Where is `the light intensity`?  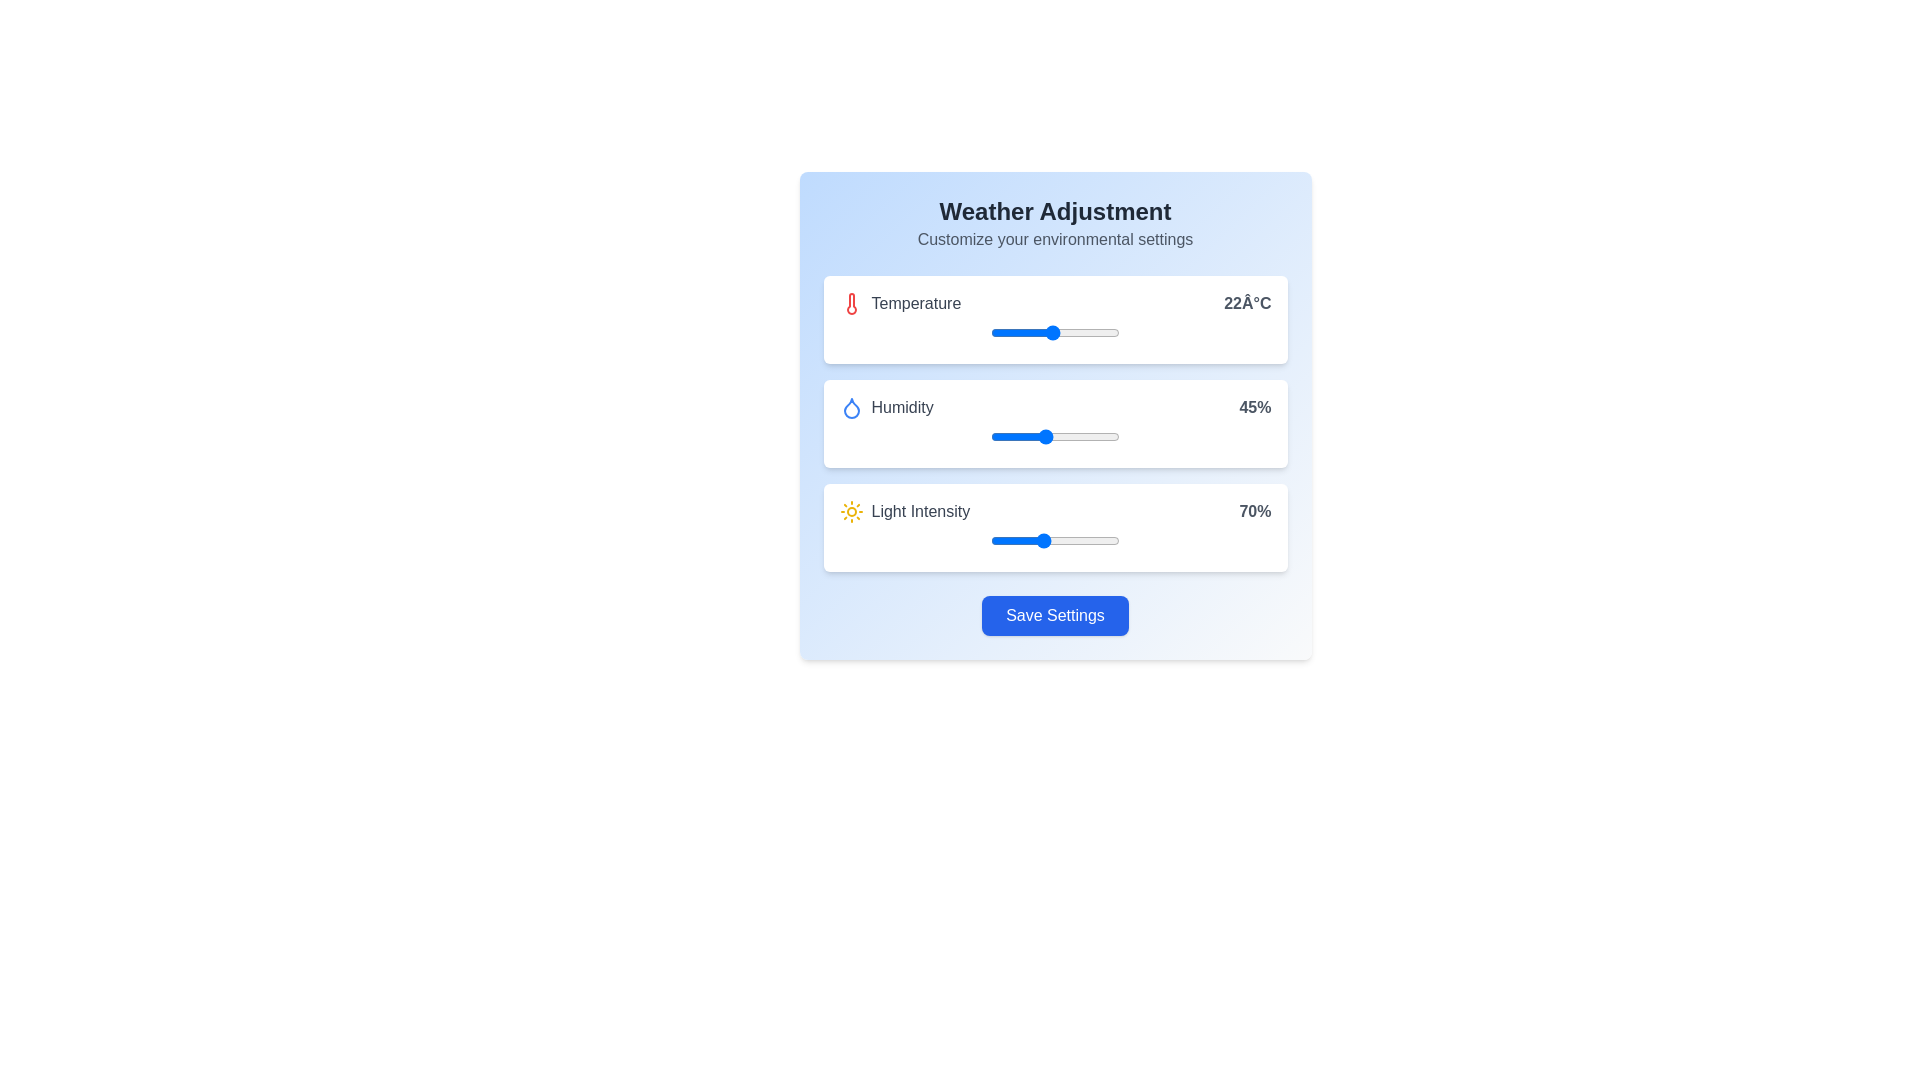 the light intensity is located at coordinates (990, 540).